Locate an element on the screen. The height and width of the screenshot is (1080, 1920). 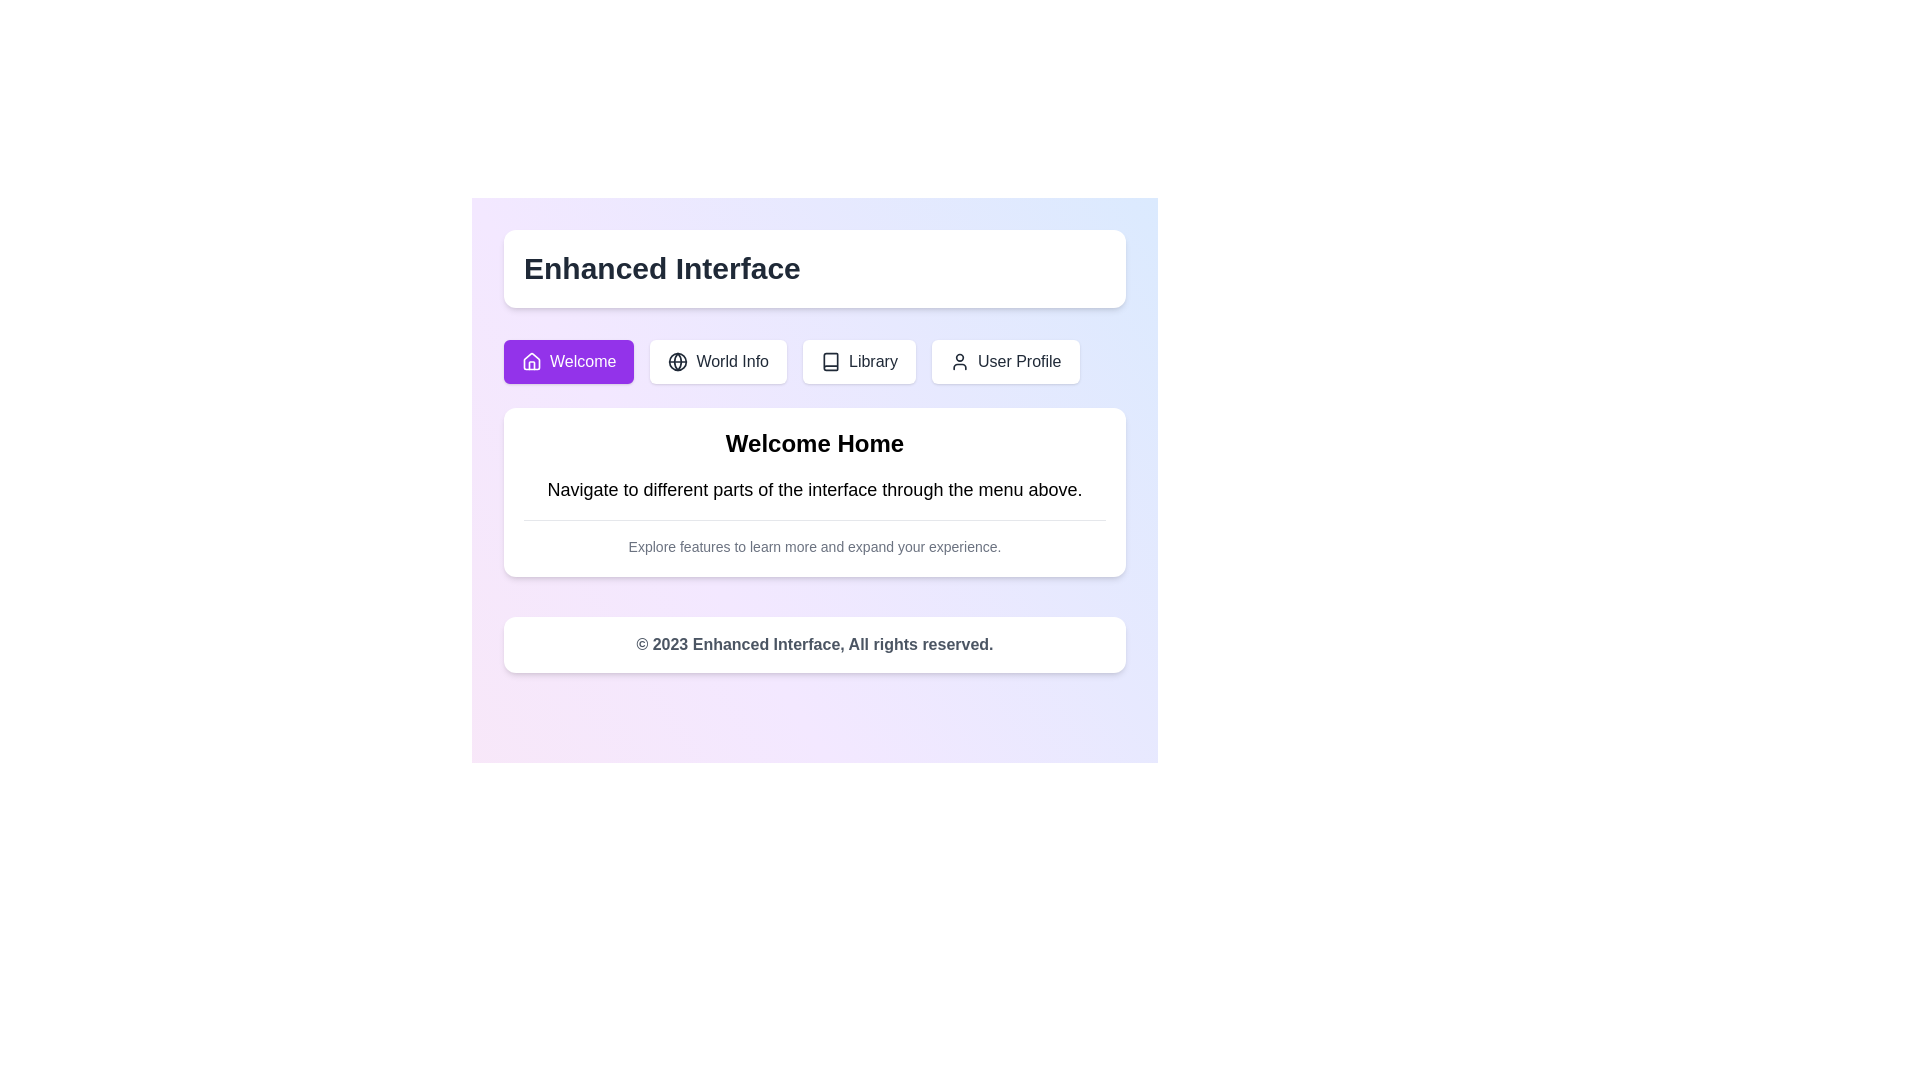
the 'World Info' button by clicking on the globe icon located on the left side of the button to trigger navigation is located at coordinates (678, 361).